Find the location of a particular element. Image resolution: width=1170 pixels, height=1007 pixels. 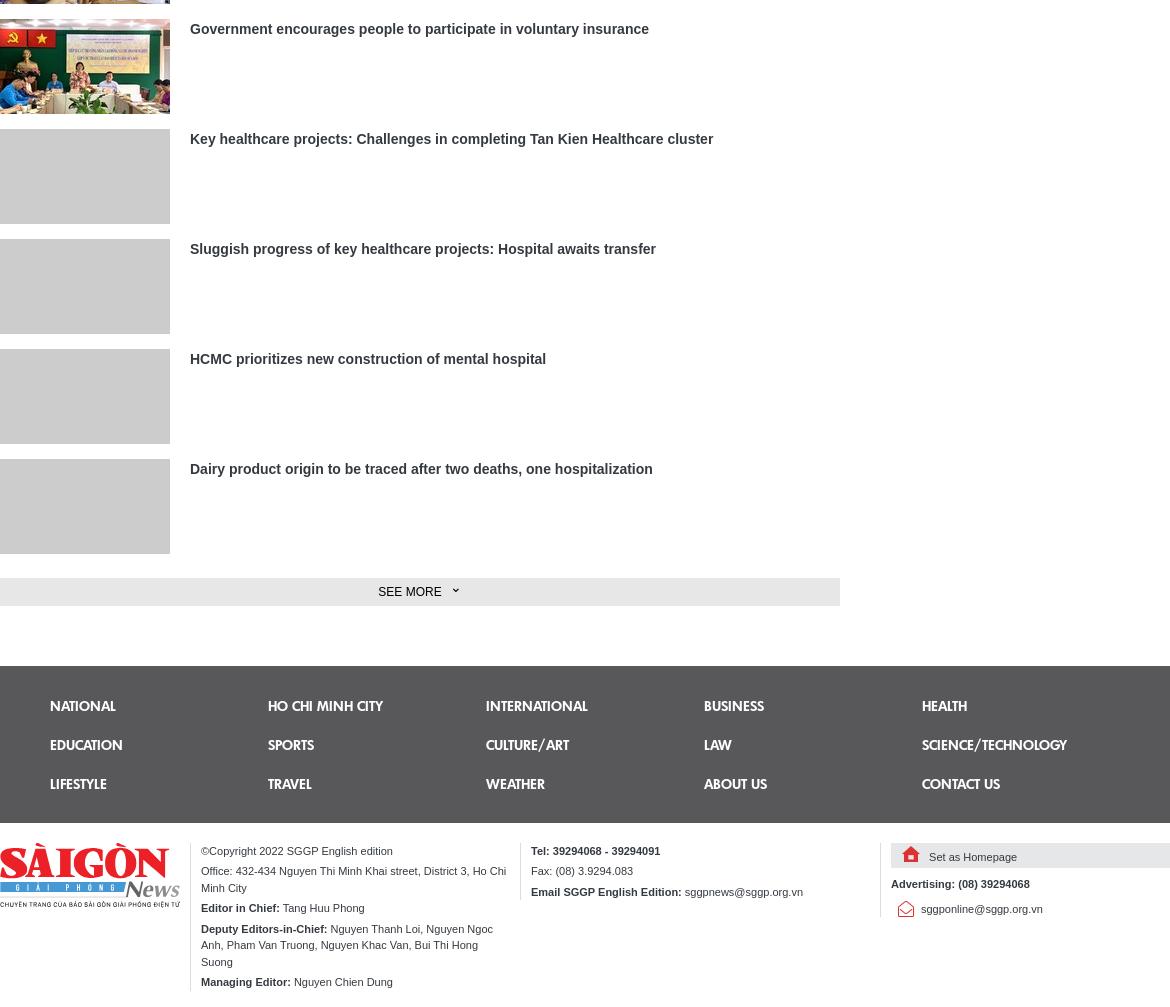

'National' is located at coordinates (82, 703).